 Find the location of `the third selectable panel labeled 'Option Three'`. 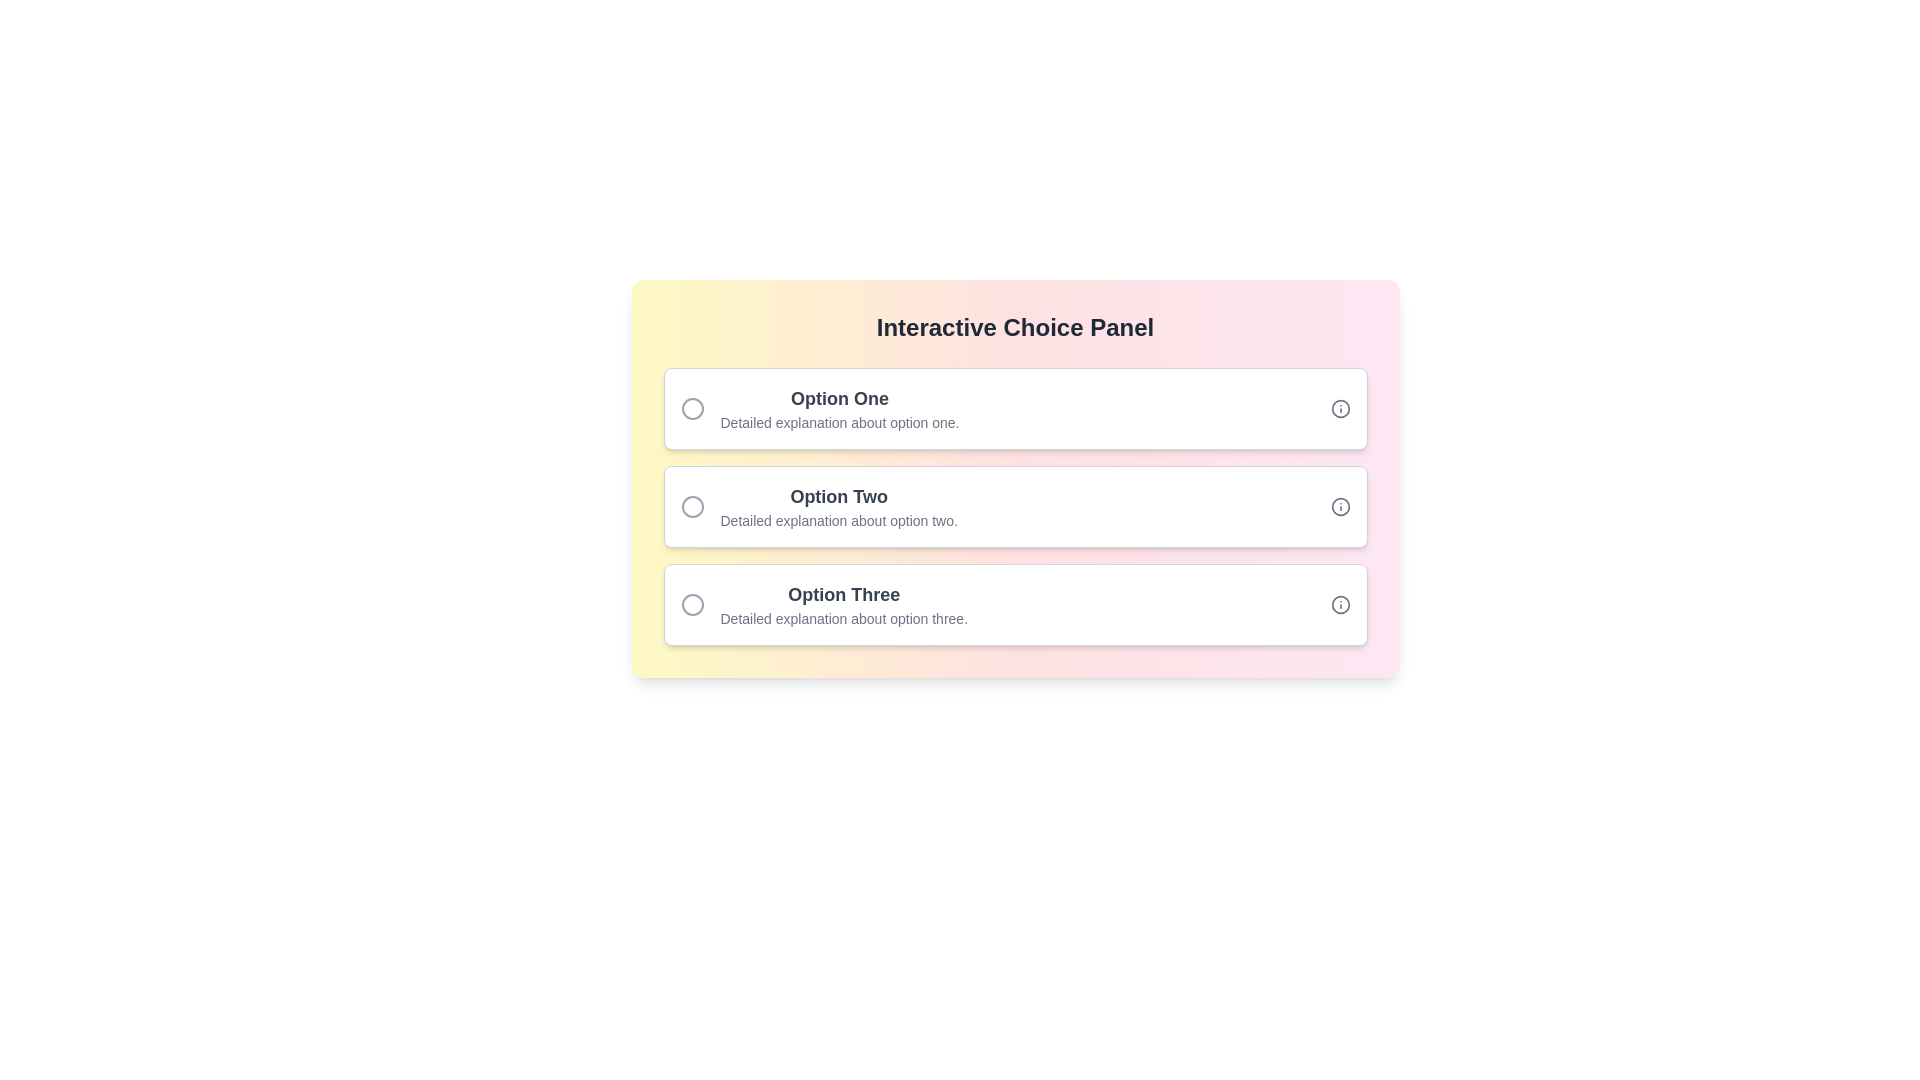

the third selectable panel labeled 'Option Three' is located at coordinates (1015, 604).